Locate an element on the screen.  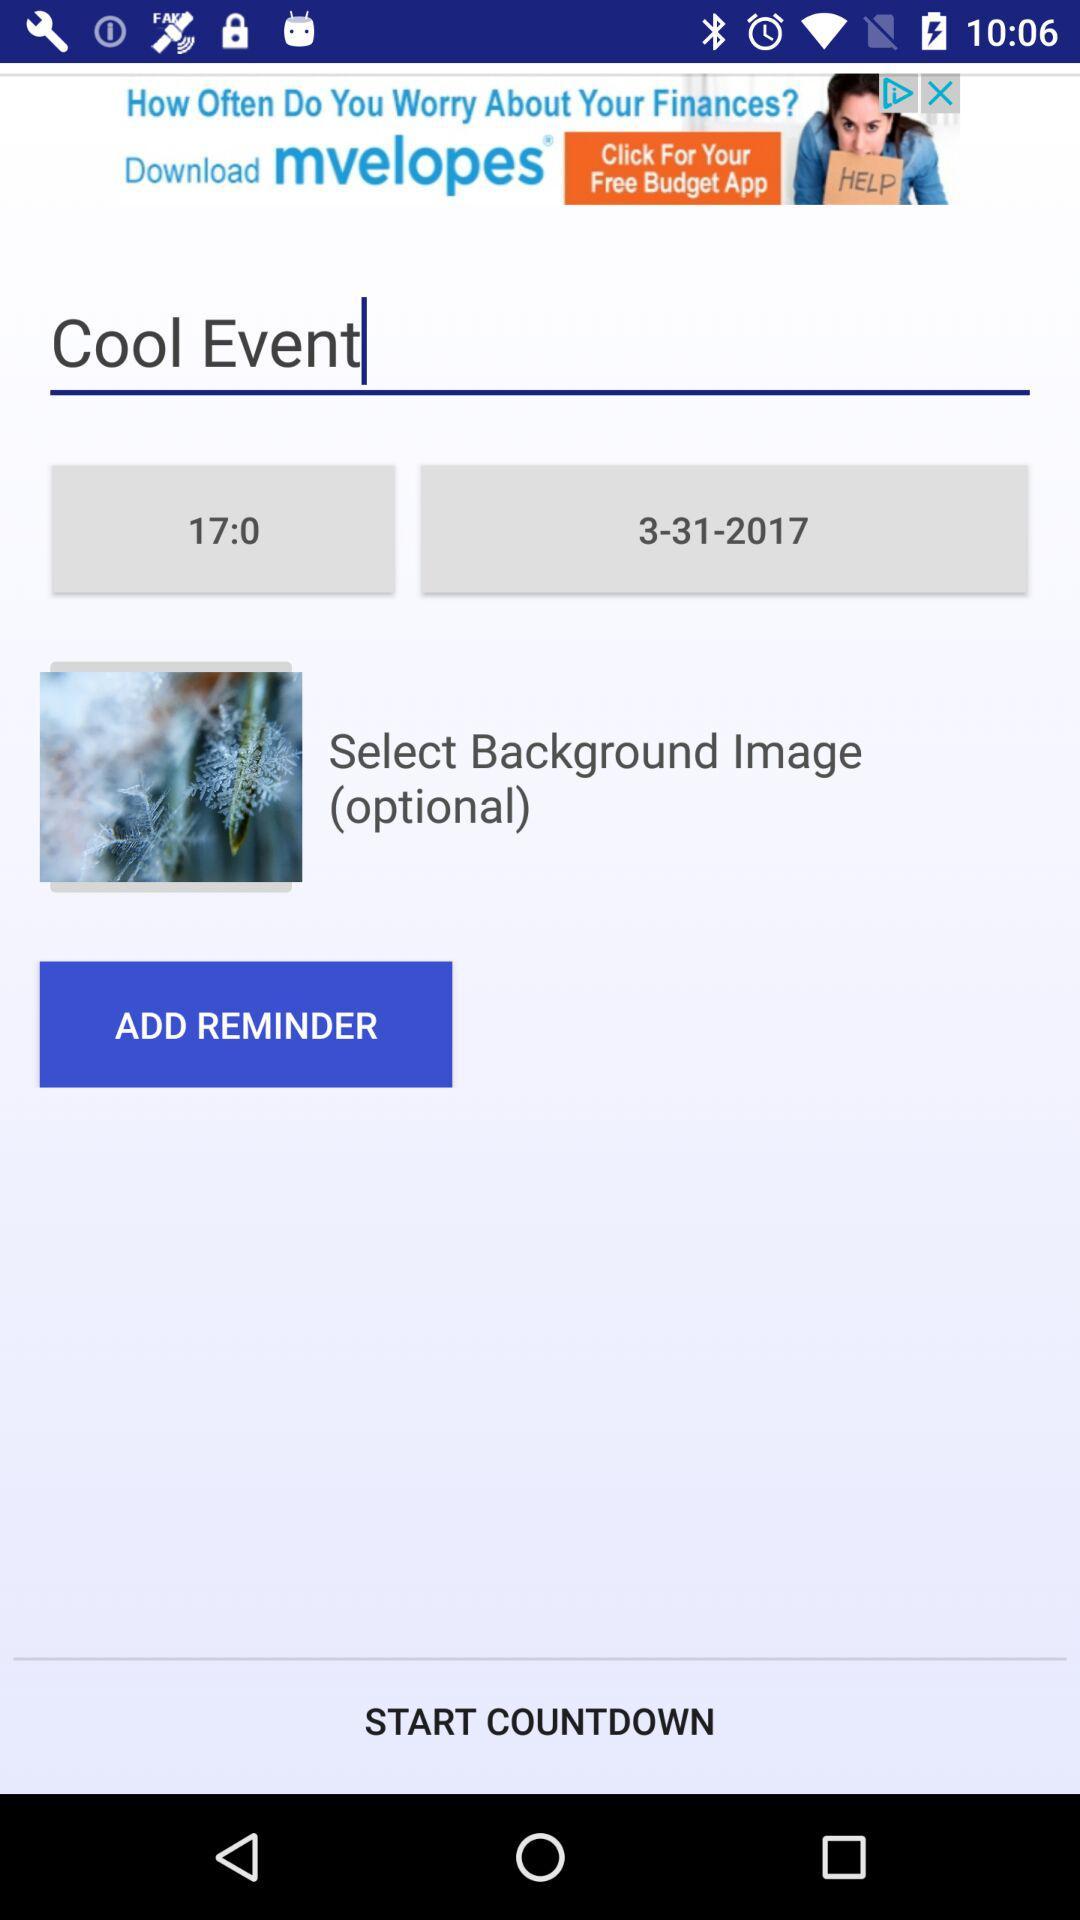
image page is located at coordinates (169, 776).